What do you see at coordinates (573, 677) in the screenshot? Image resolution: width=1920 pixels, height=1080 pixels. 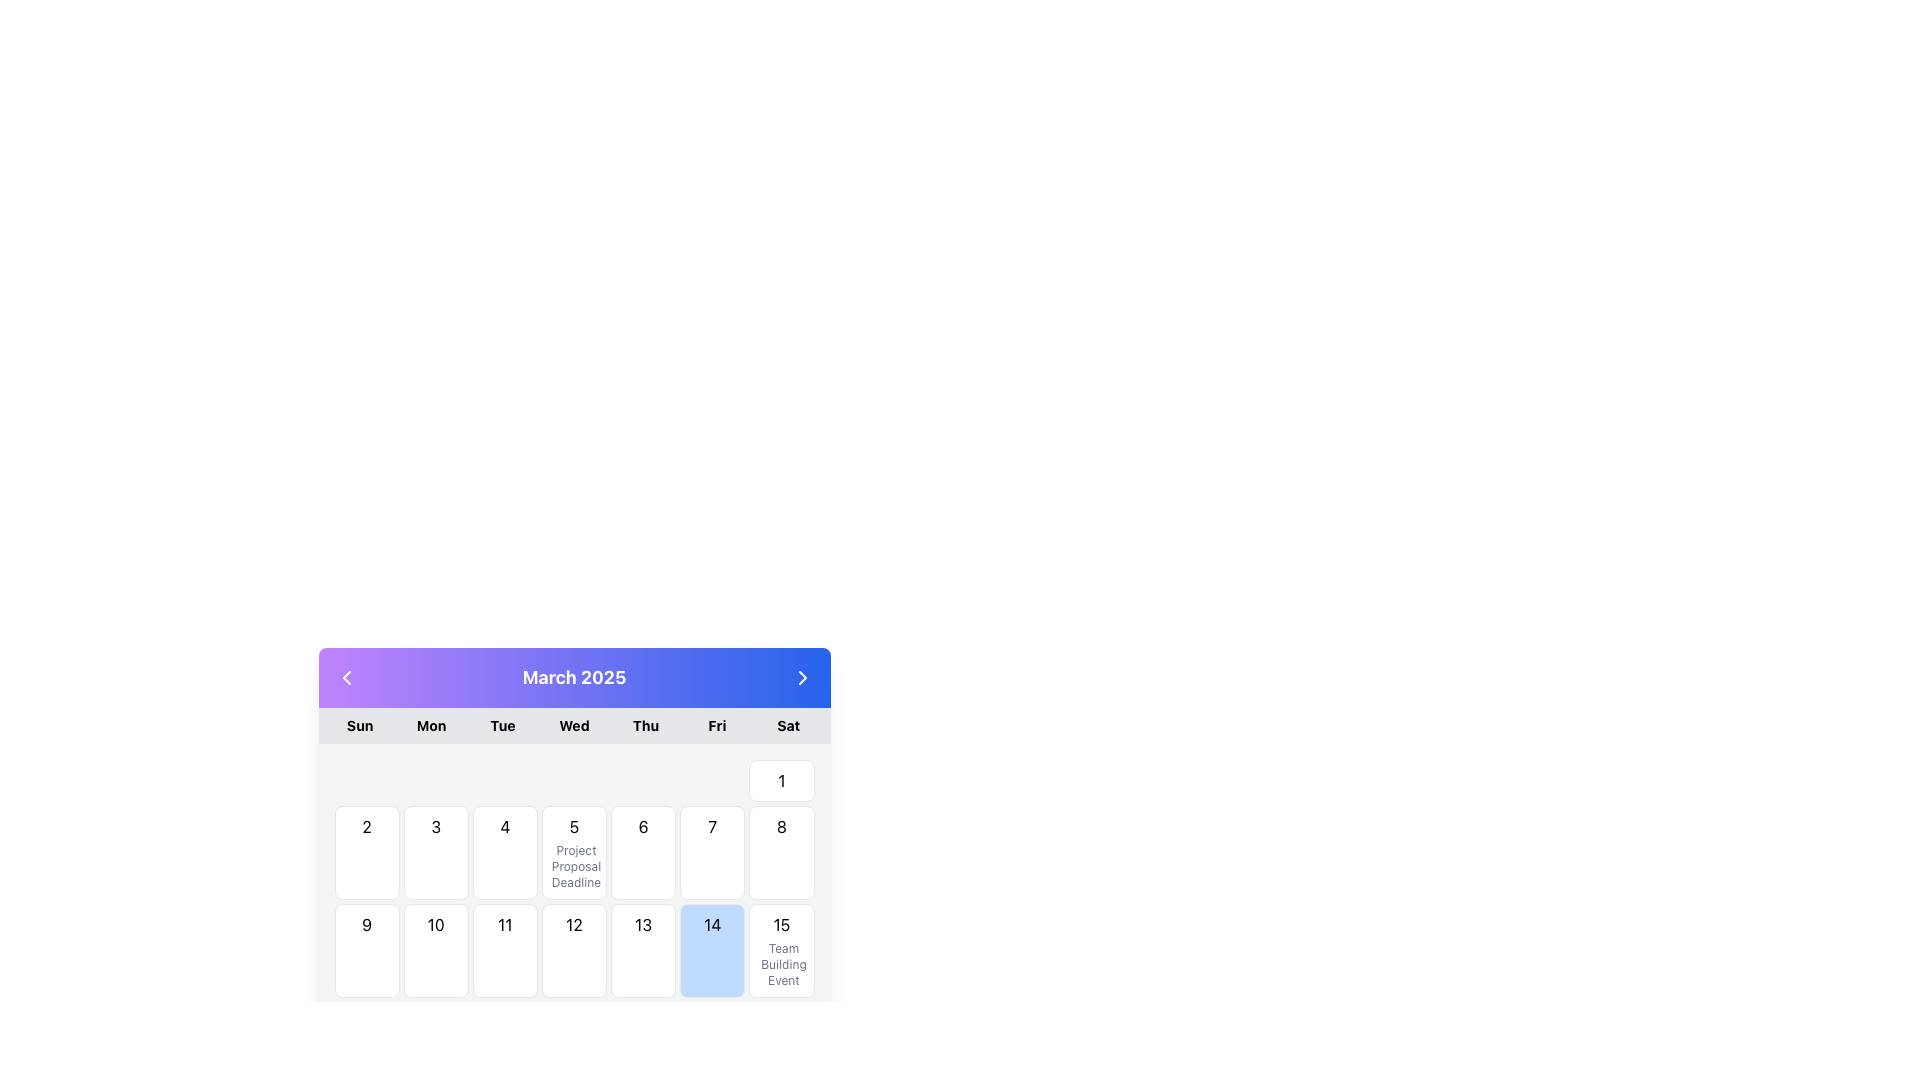 I see `displayed month and year from the Calendar Header located at the top of the calendar interface, which includes navigation chevrons for previous and next months` at bounding box center [573, 677].